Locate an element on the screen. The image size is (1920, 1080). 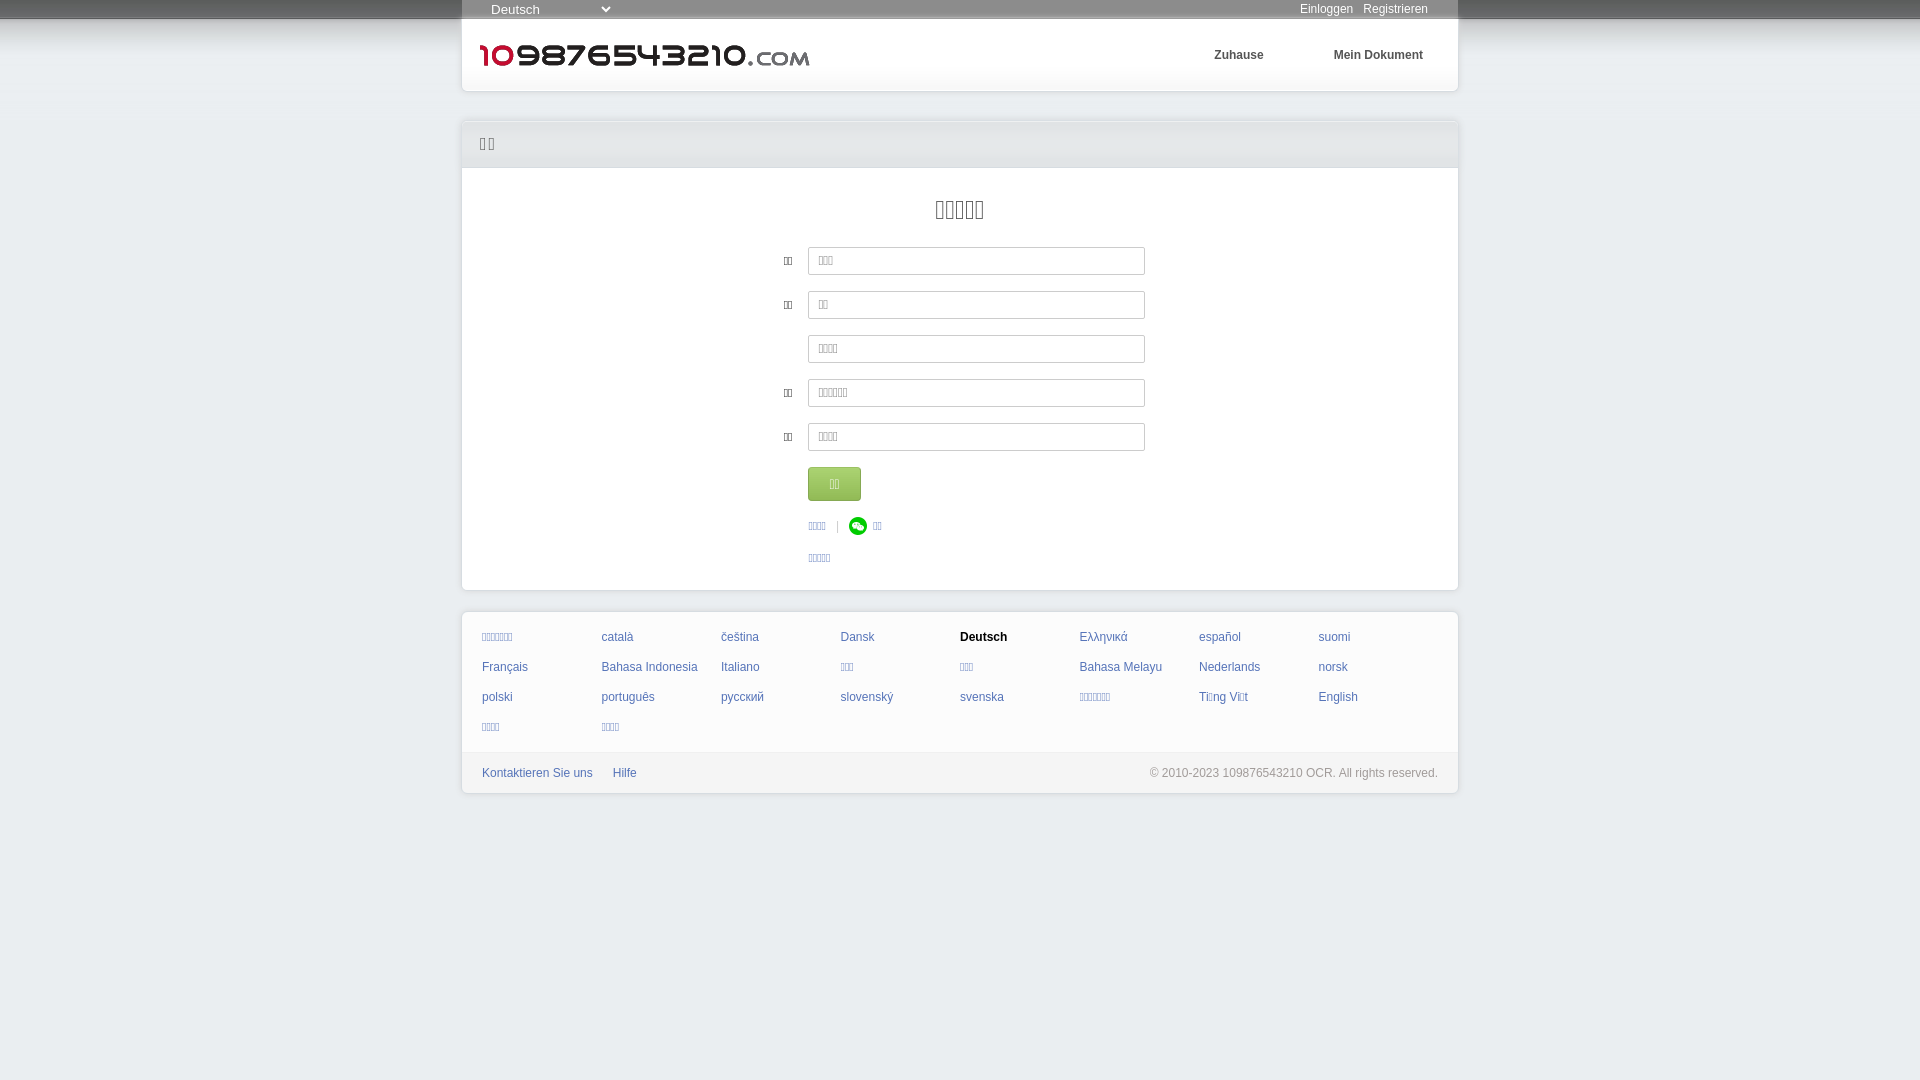
'English' is located at coordinates (1318, 696).